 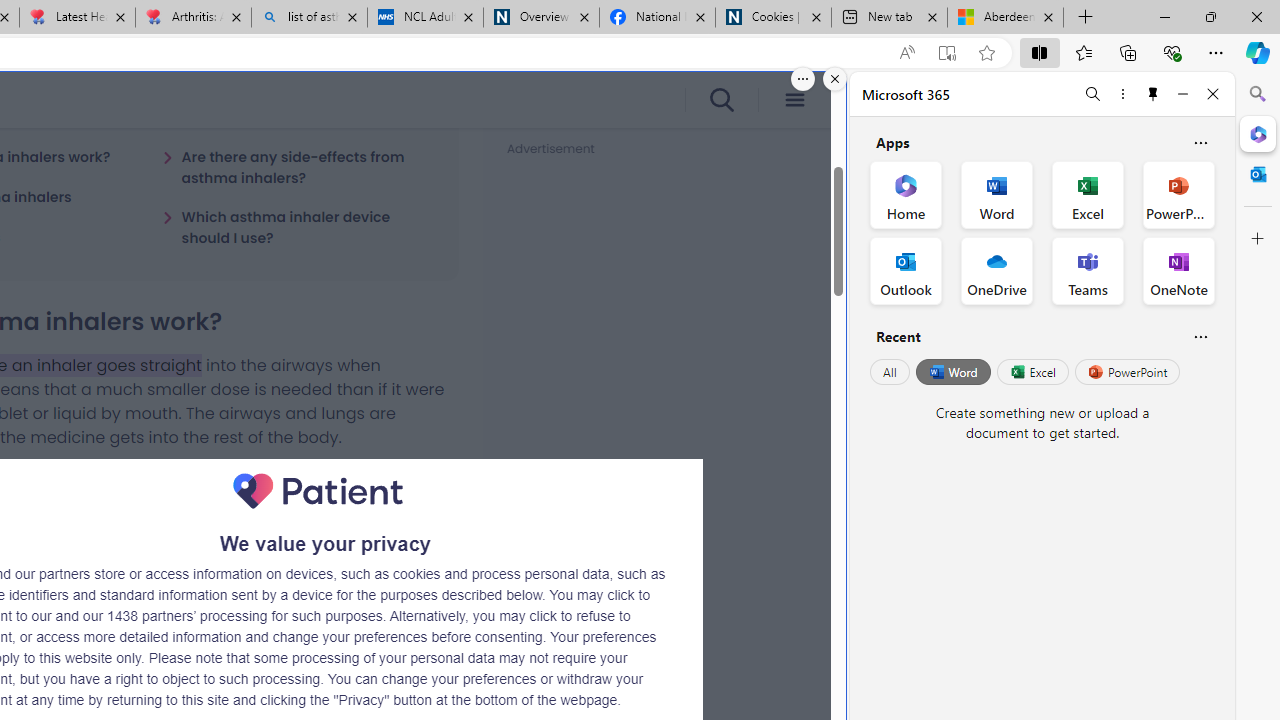 I want to click on 'Teams Office App', so click(x=1087, y=271).